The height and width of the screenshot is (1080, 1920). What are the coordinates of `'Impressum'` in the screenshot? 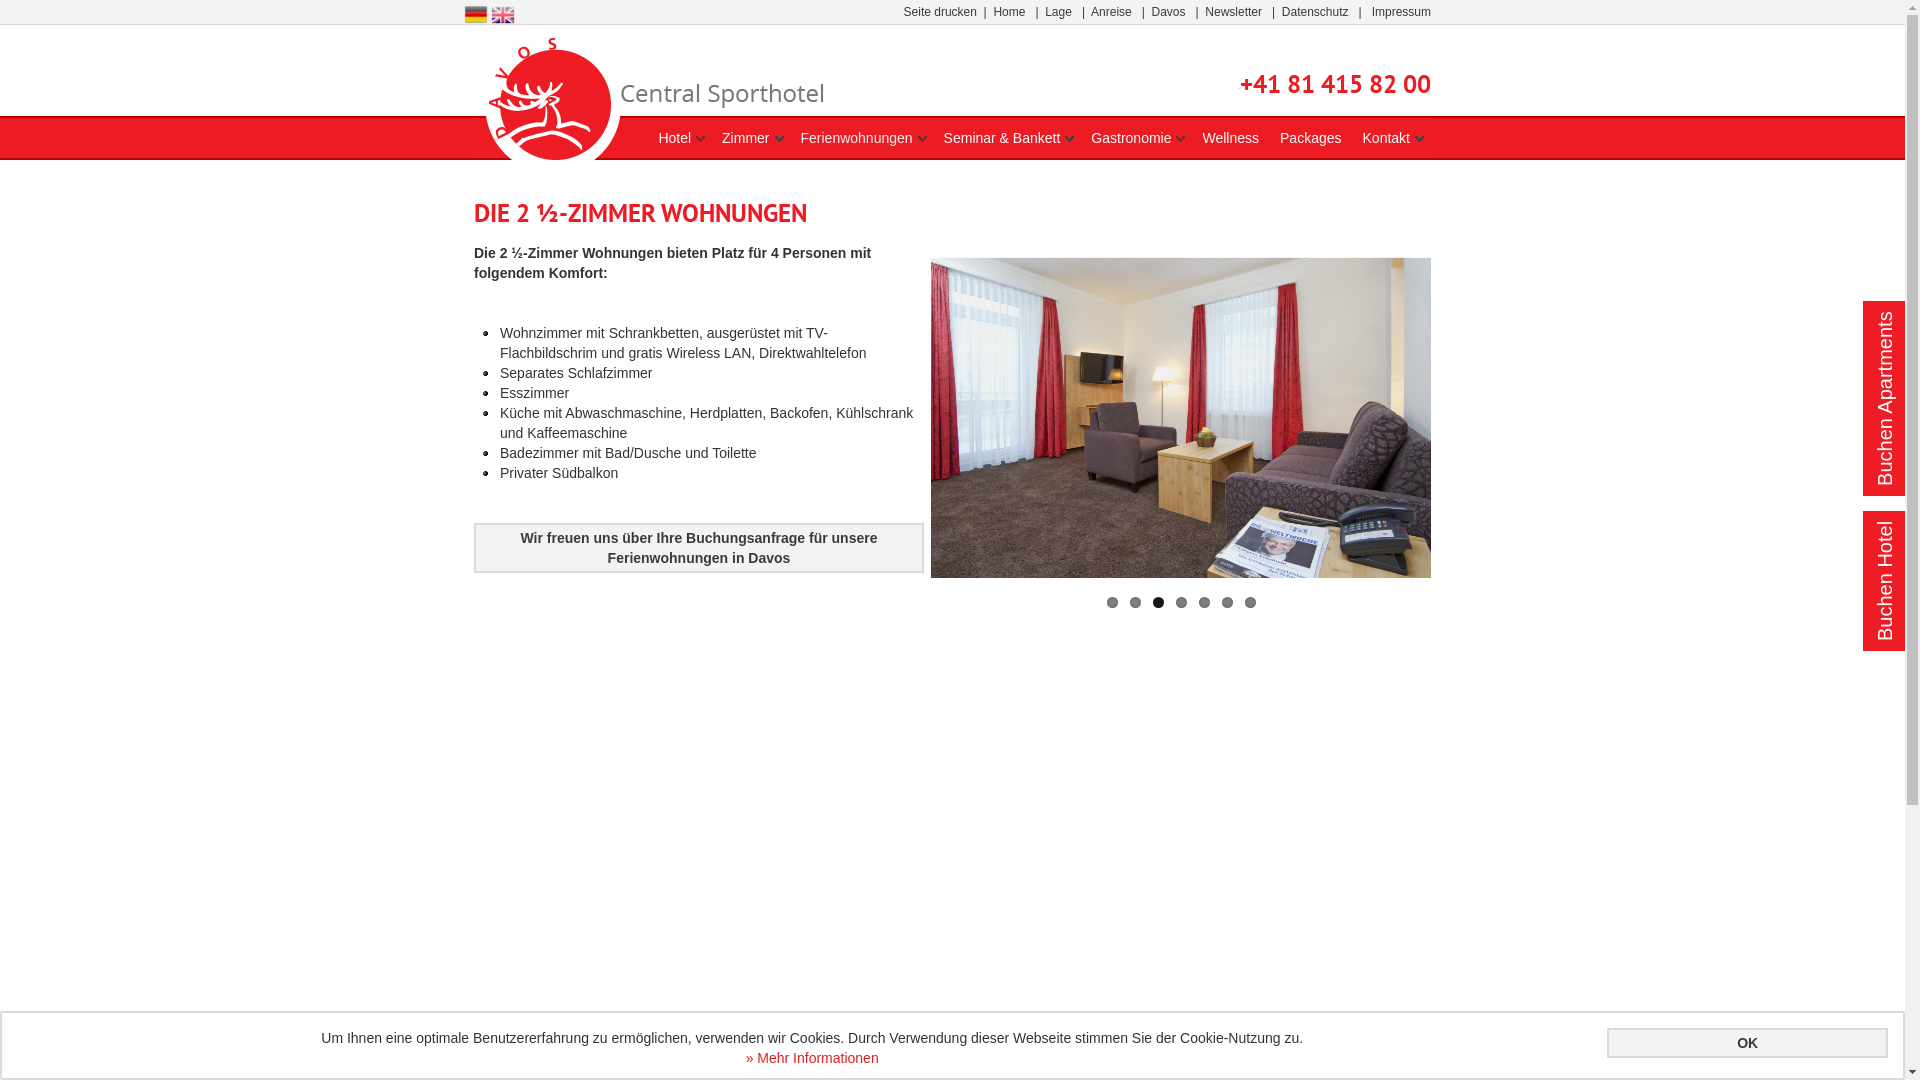 It's located at (1400, 11).